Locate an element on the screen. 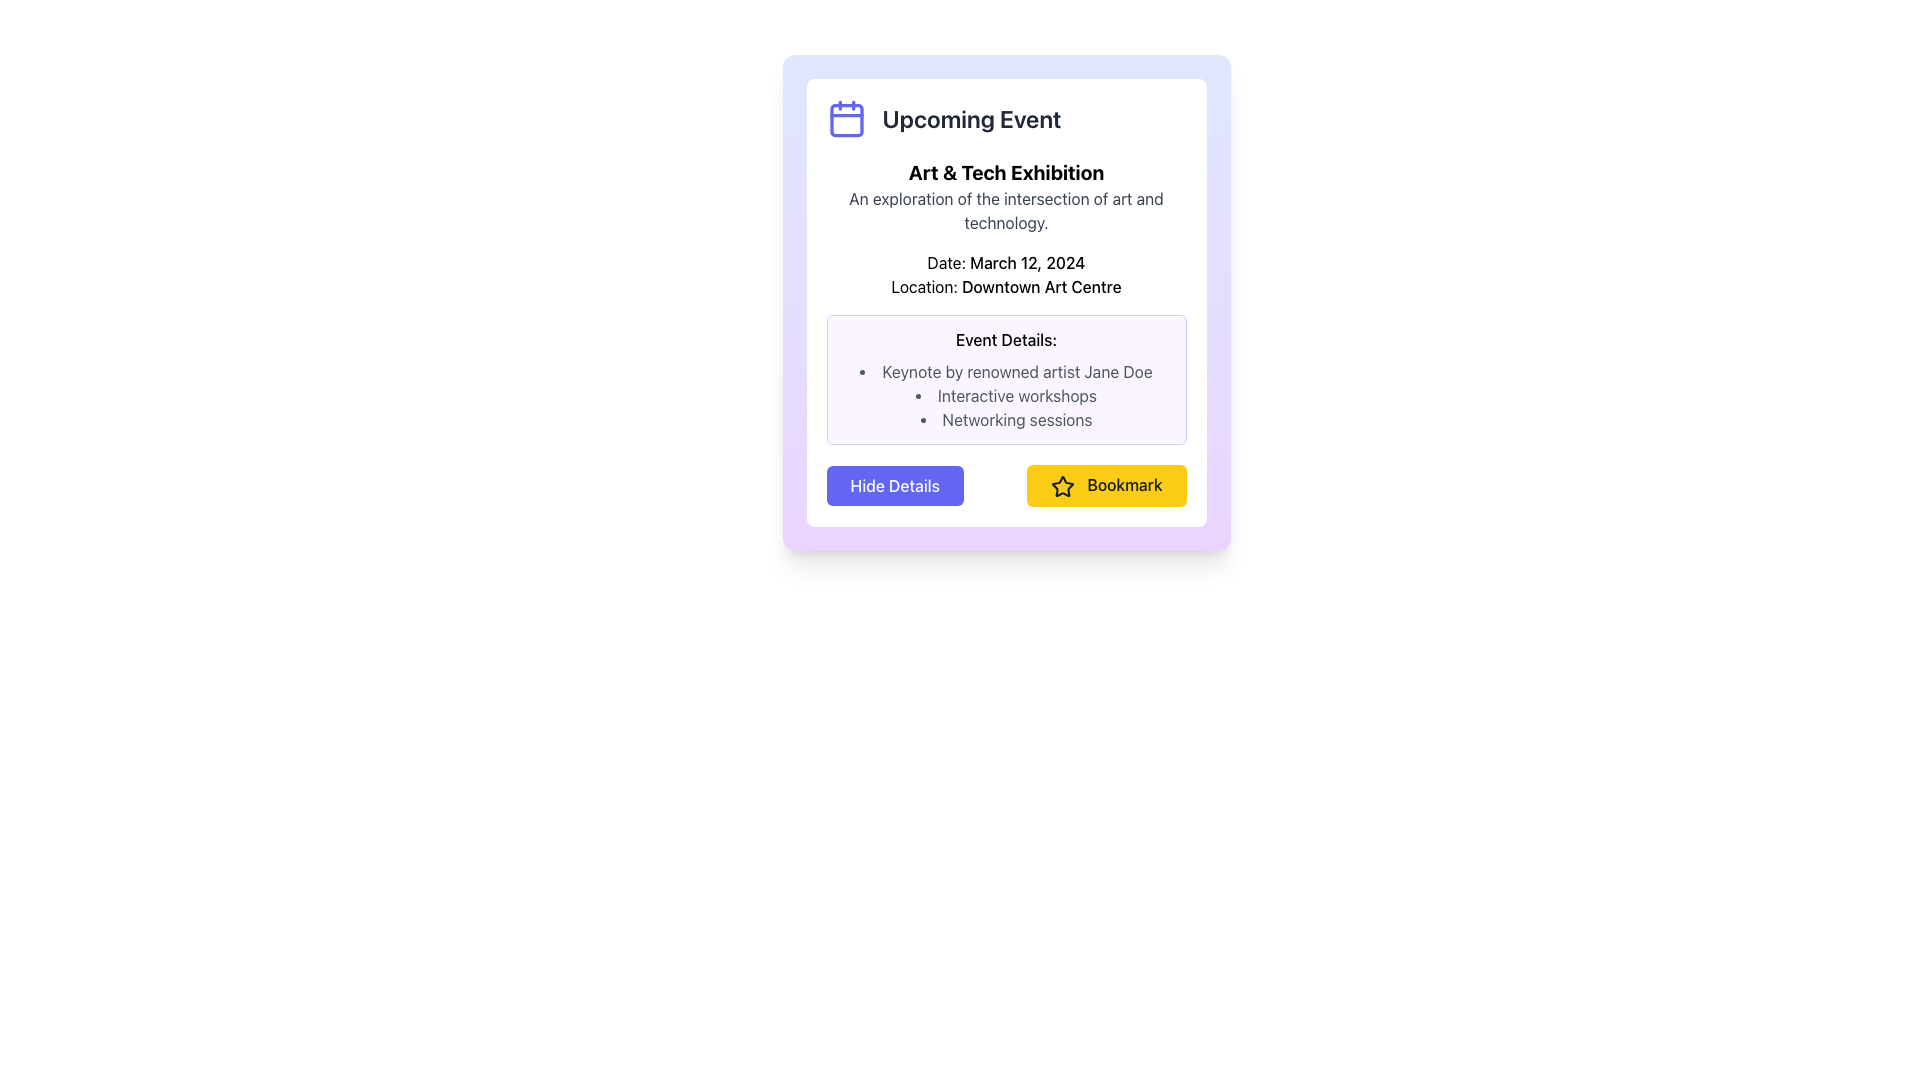 The image size is (1920, 1080). the Text label that displays the specific date of the event, located centrally below the title and description in the 'Date' section is located at coordinates (1027, 261).